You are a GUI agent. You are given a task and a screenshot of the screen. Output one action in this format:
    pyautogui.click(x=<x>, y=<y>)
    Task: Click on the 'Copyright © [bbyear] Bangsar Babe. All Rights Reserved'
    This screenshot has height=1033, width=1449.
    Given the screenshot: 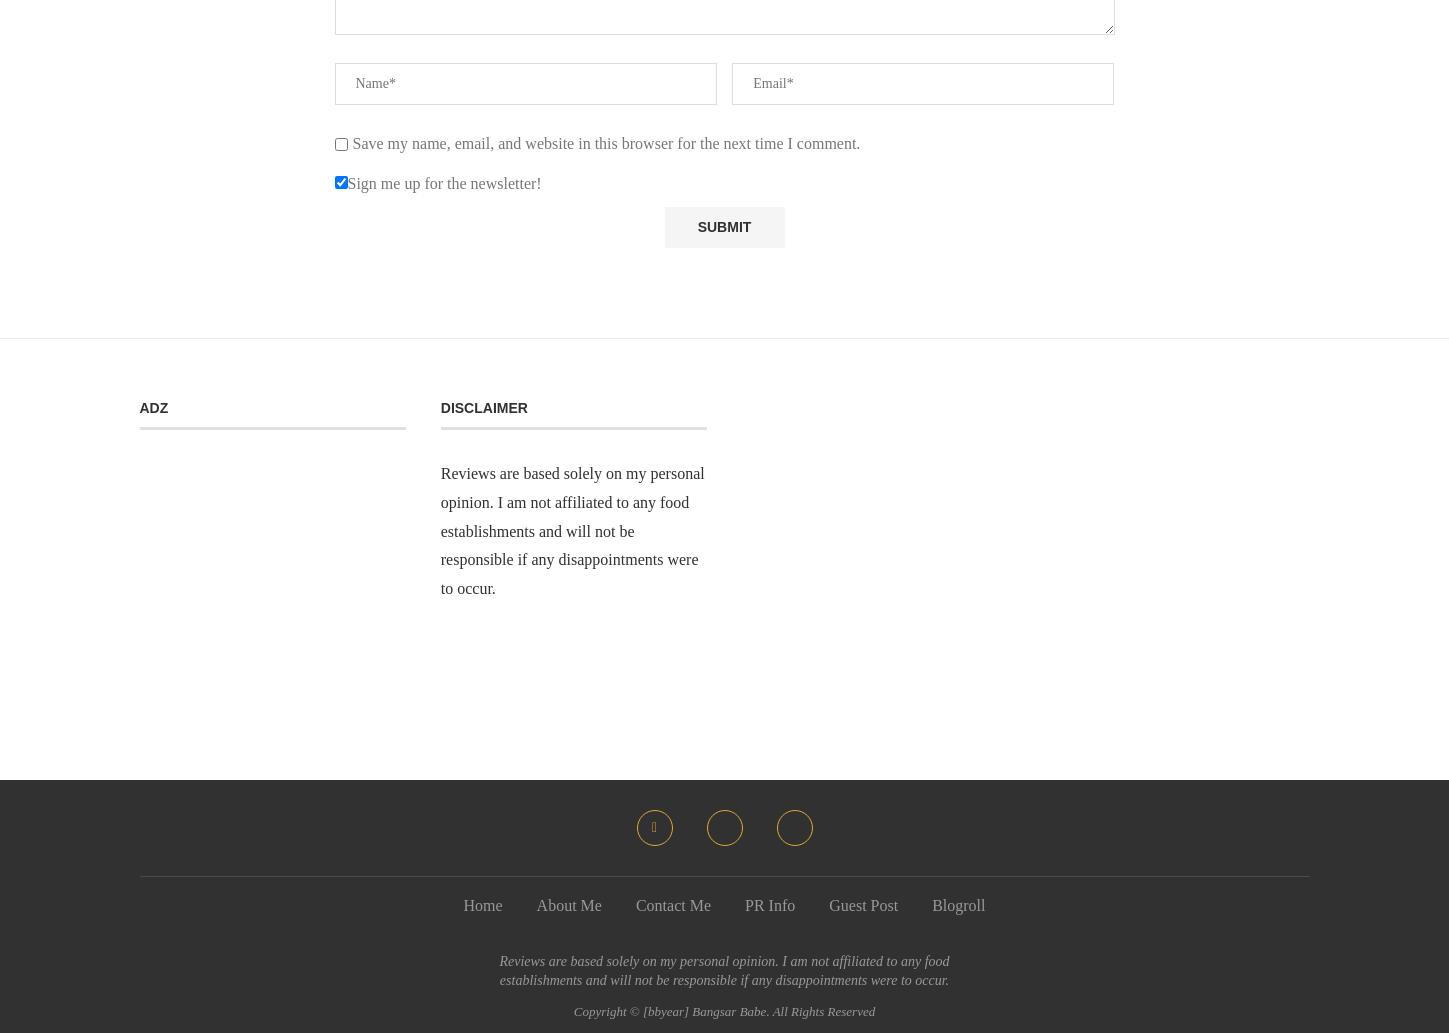 What is the action you would take?
    pyautogui.click(x=724, y=1009)
    